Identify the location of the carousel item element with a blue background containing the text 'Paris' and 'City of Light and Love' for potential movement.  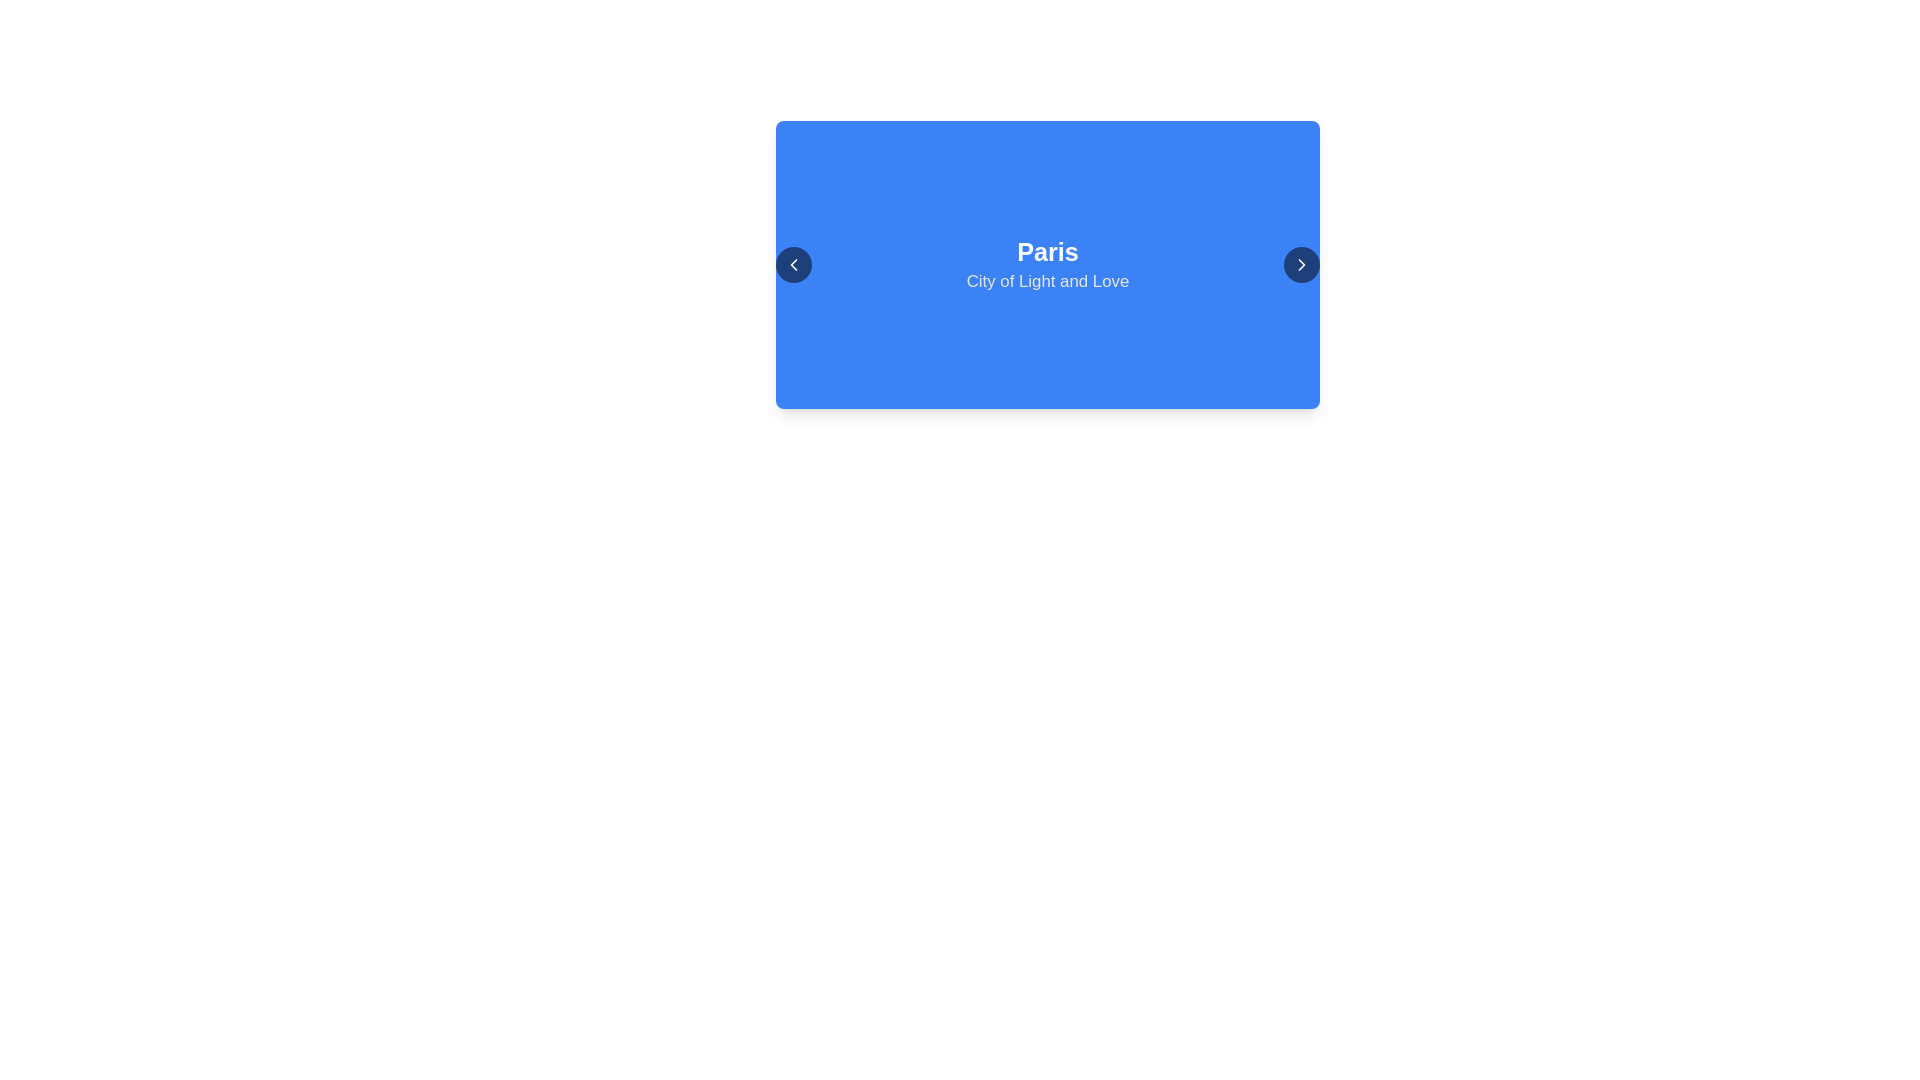
(1046, 264).